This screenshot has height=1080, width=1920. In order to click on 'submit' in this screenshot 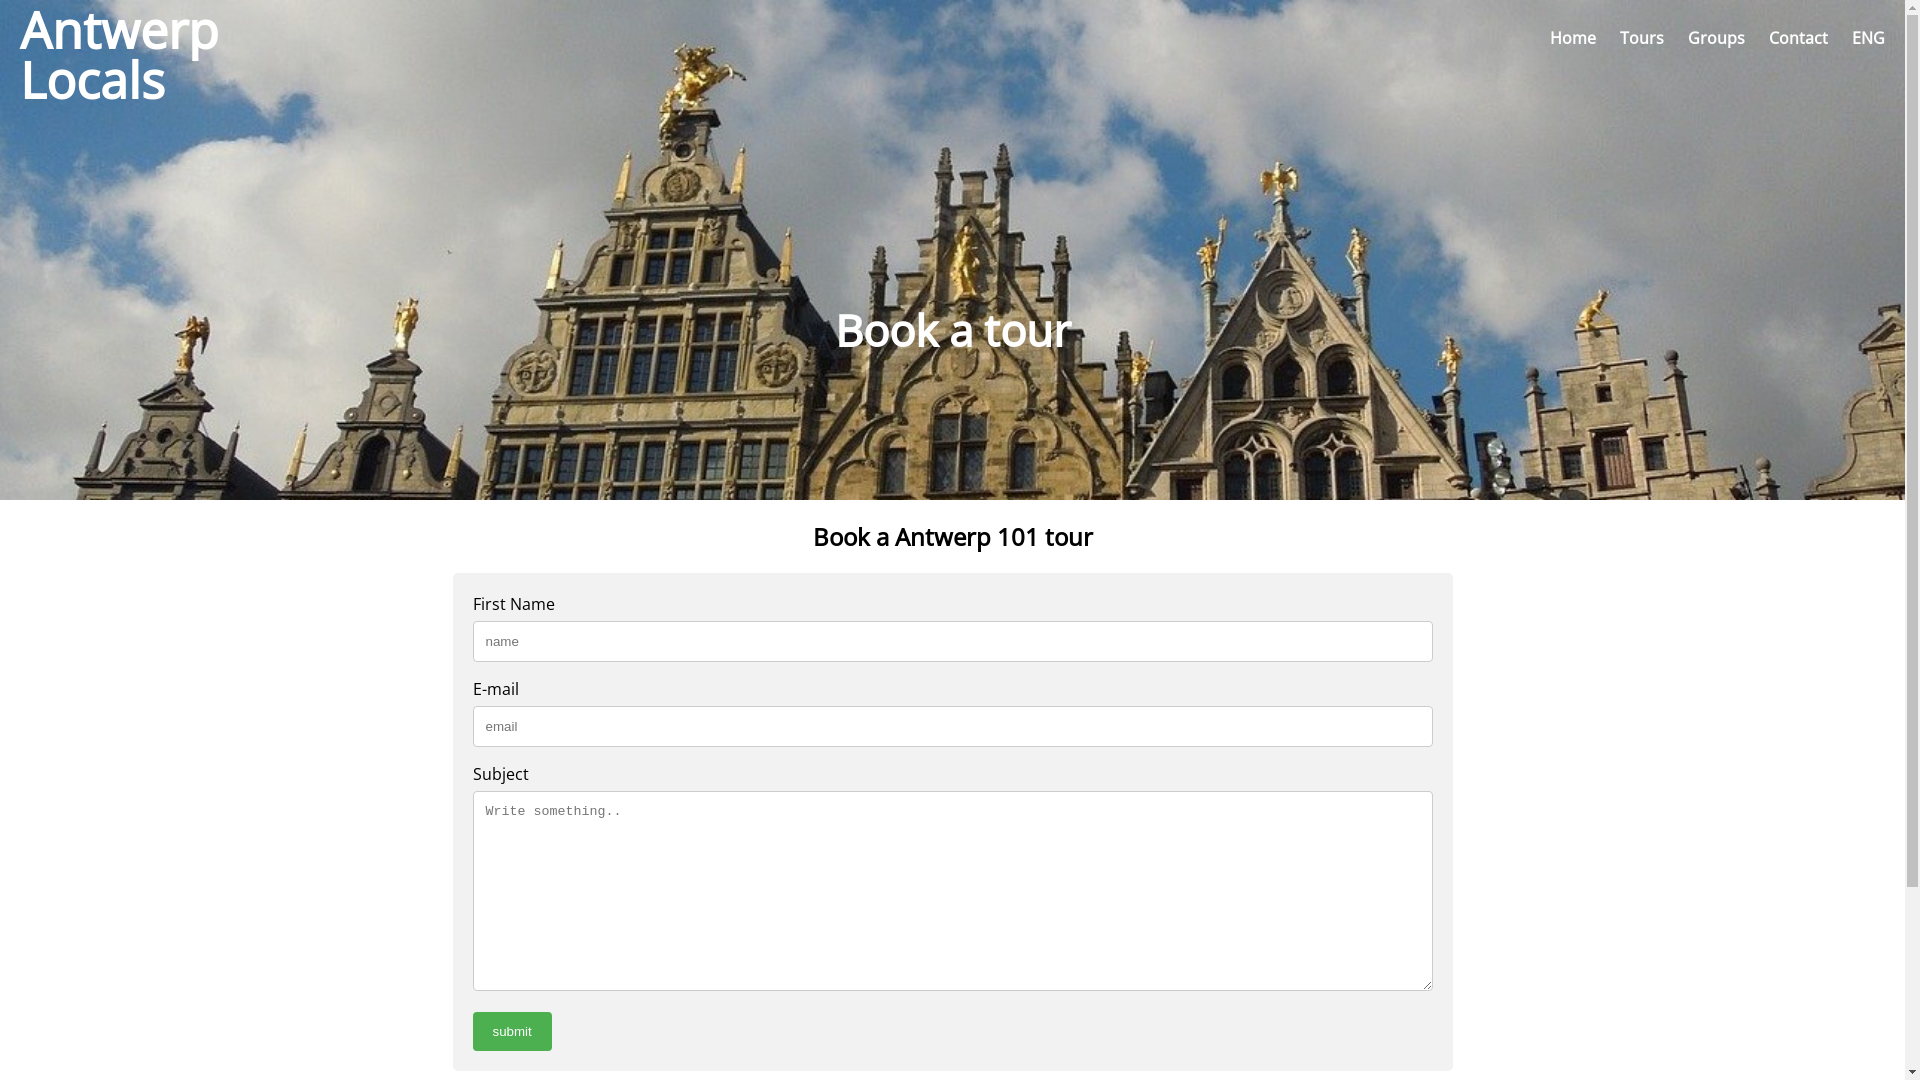, I will do `click(511, 1031)`.